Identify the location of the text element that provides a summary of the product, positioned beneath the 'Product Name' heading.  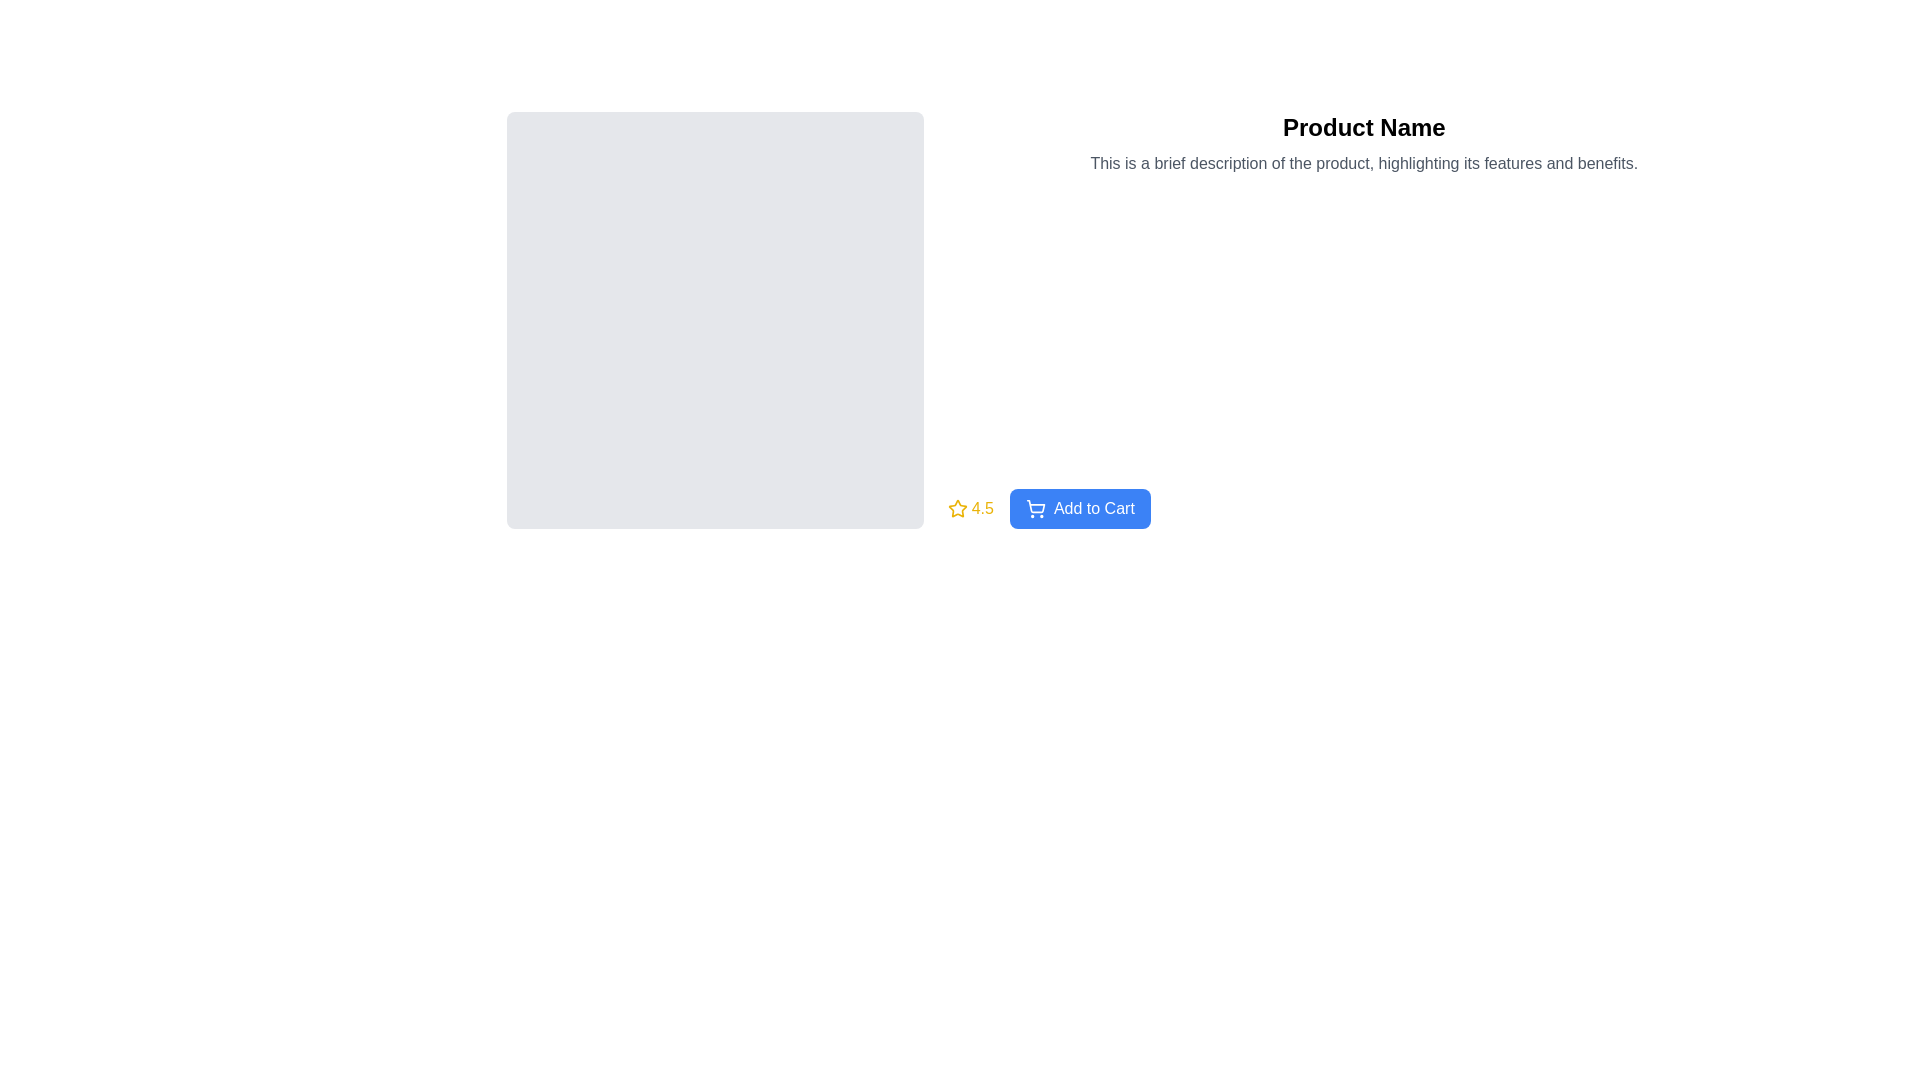
(1363, 163).